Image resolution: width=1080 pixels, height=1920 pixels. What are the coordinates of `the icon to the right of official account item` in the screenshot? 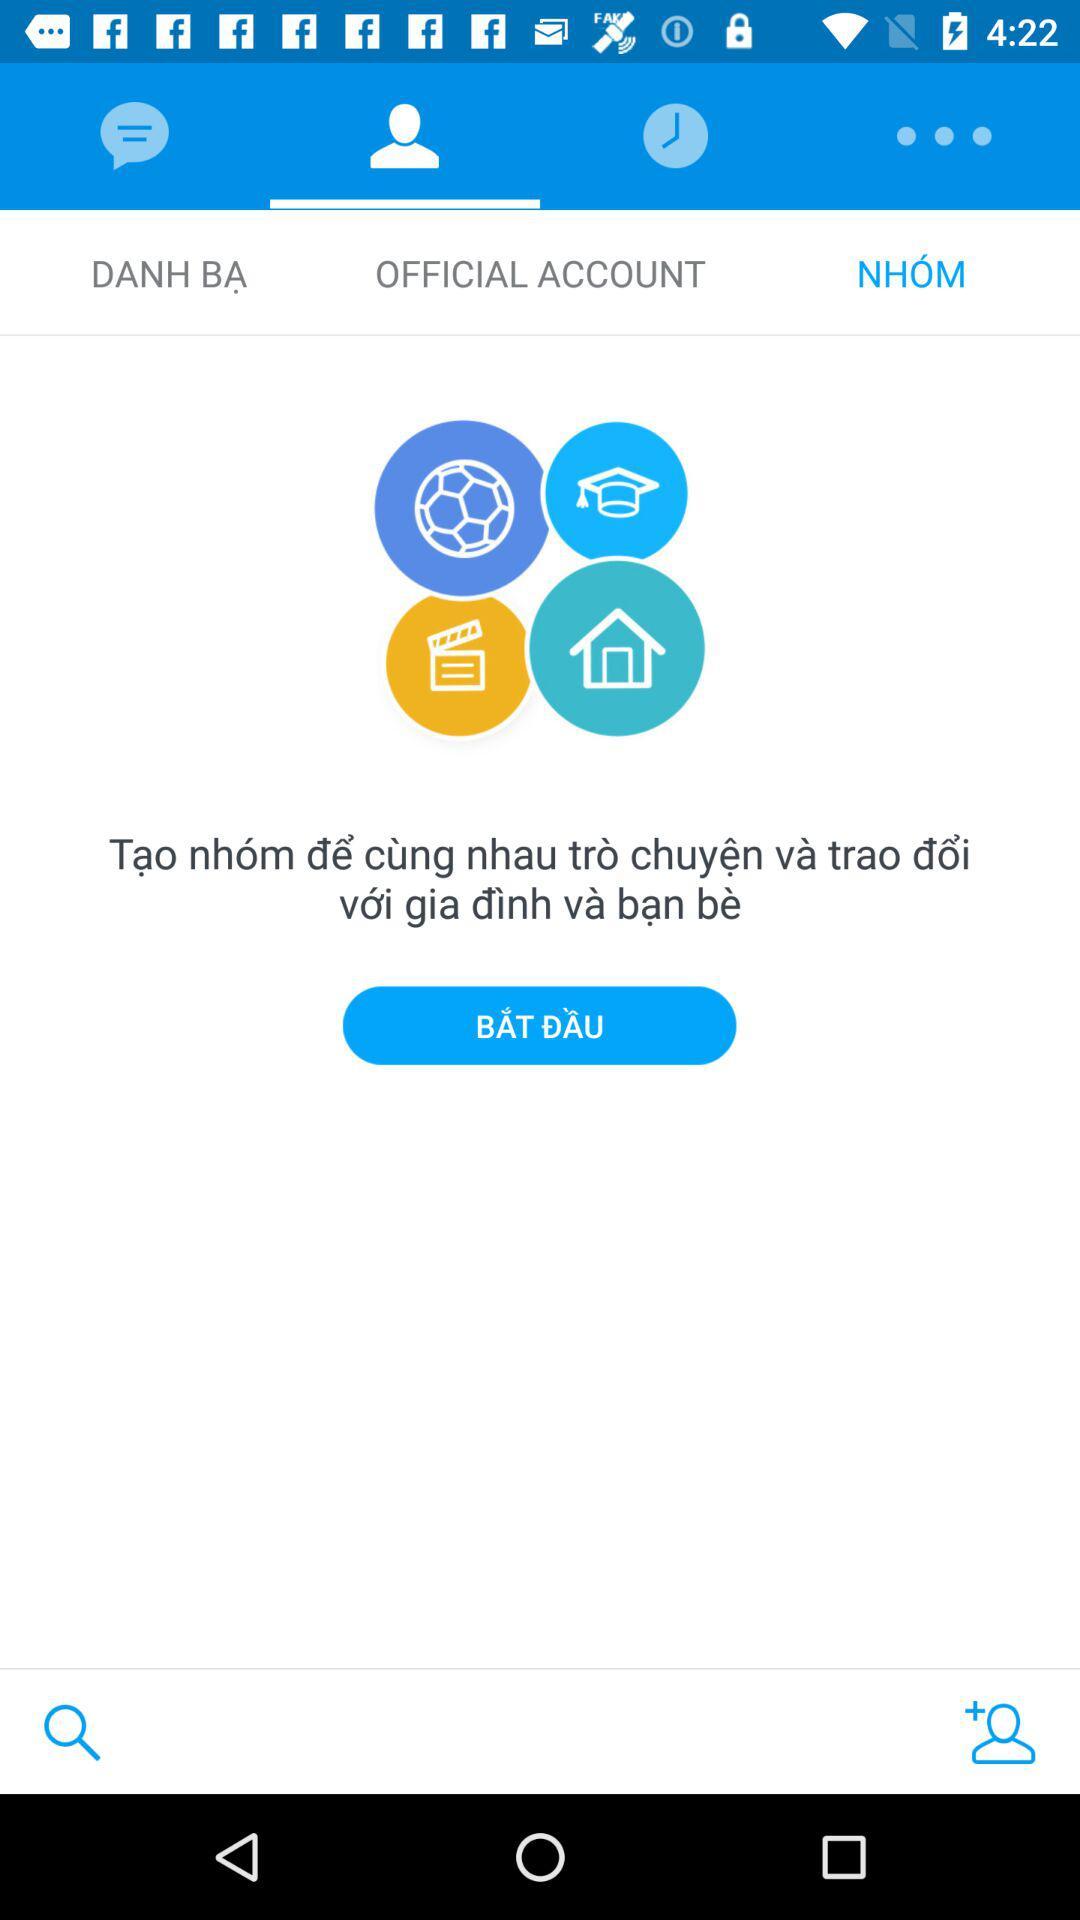 It's located at (911, 272).